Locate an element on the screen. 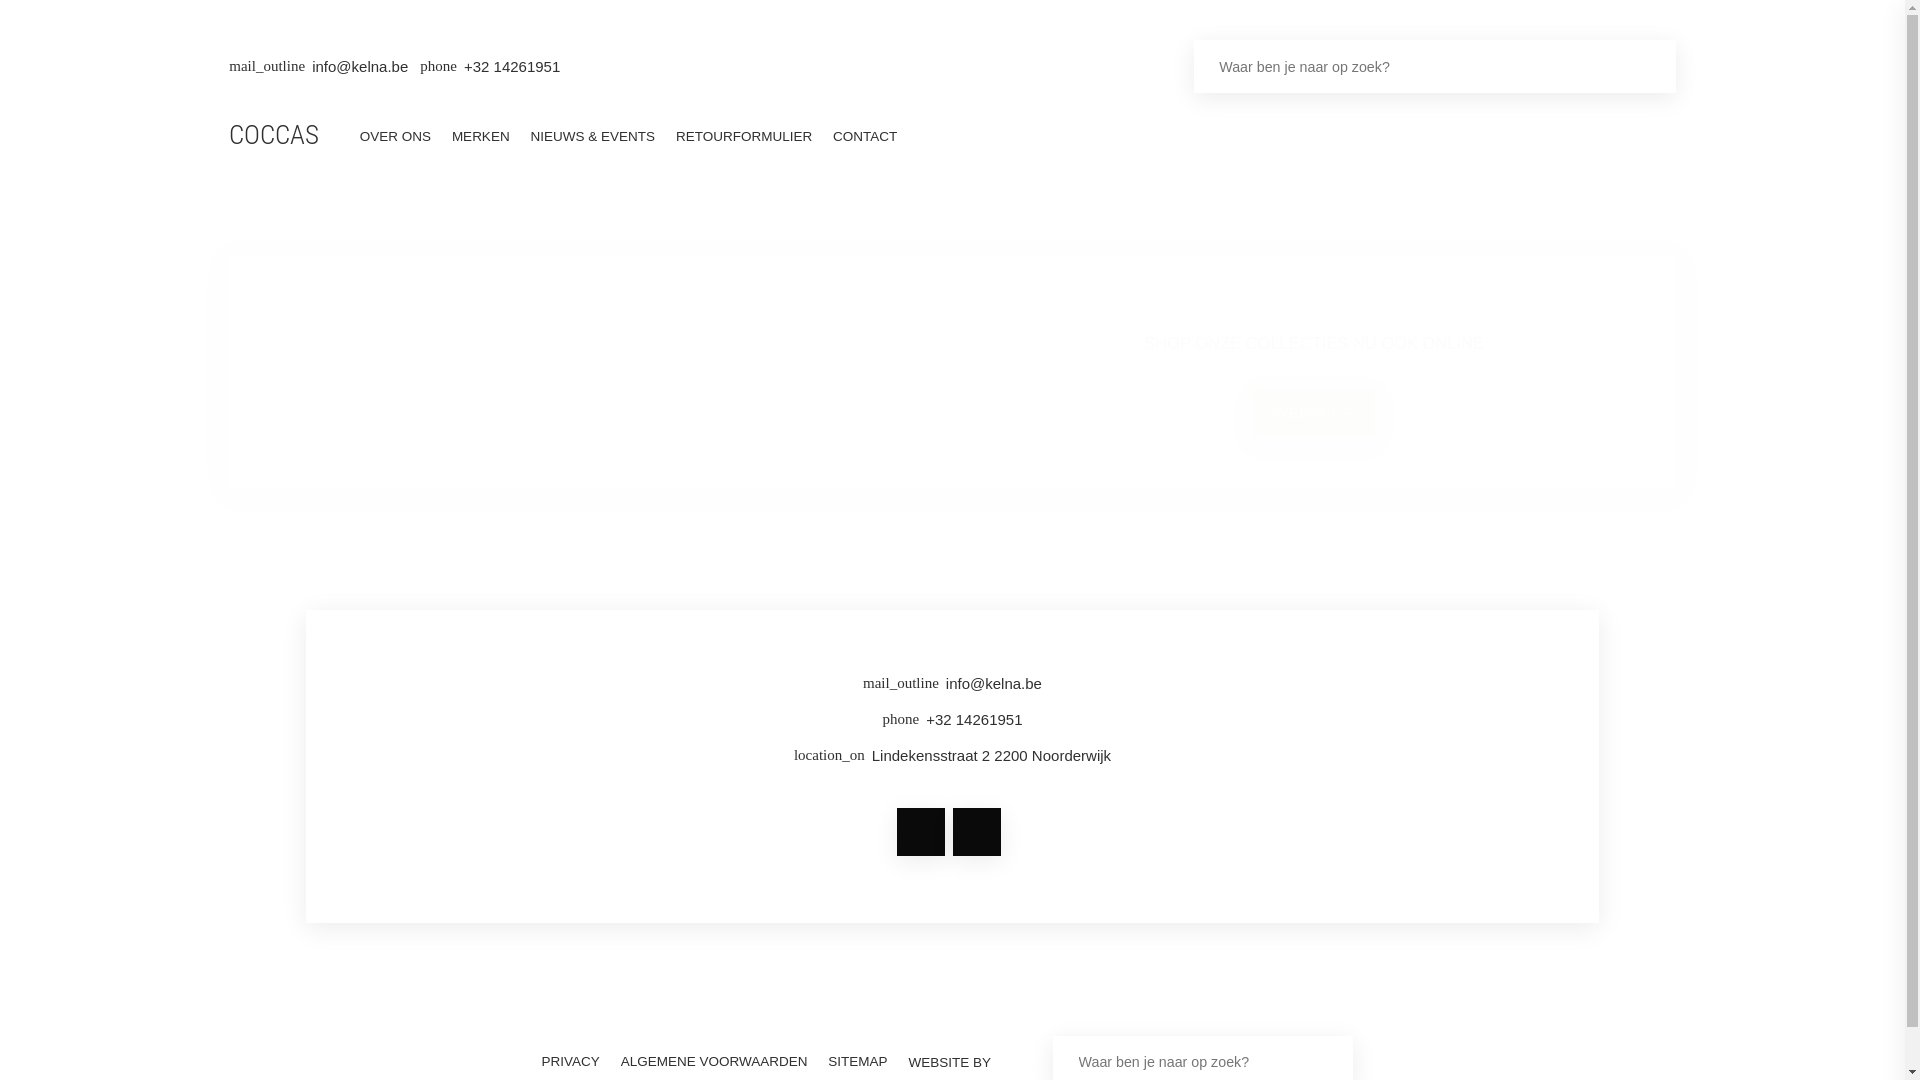  'WEBSITE BY' is located at coordinates (897, 1061).